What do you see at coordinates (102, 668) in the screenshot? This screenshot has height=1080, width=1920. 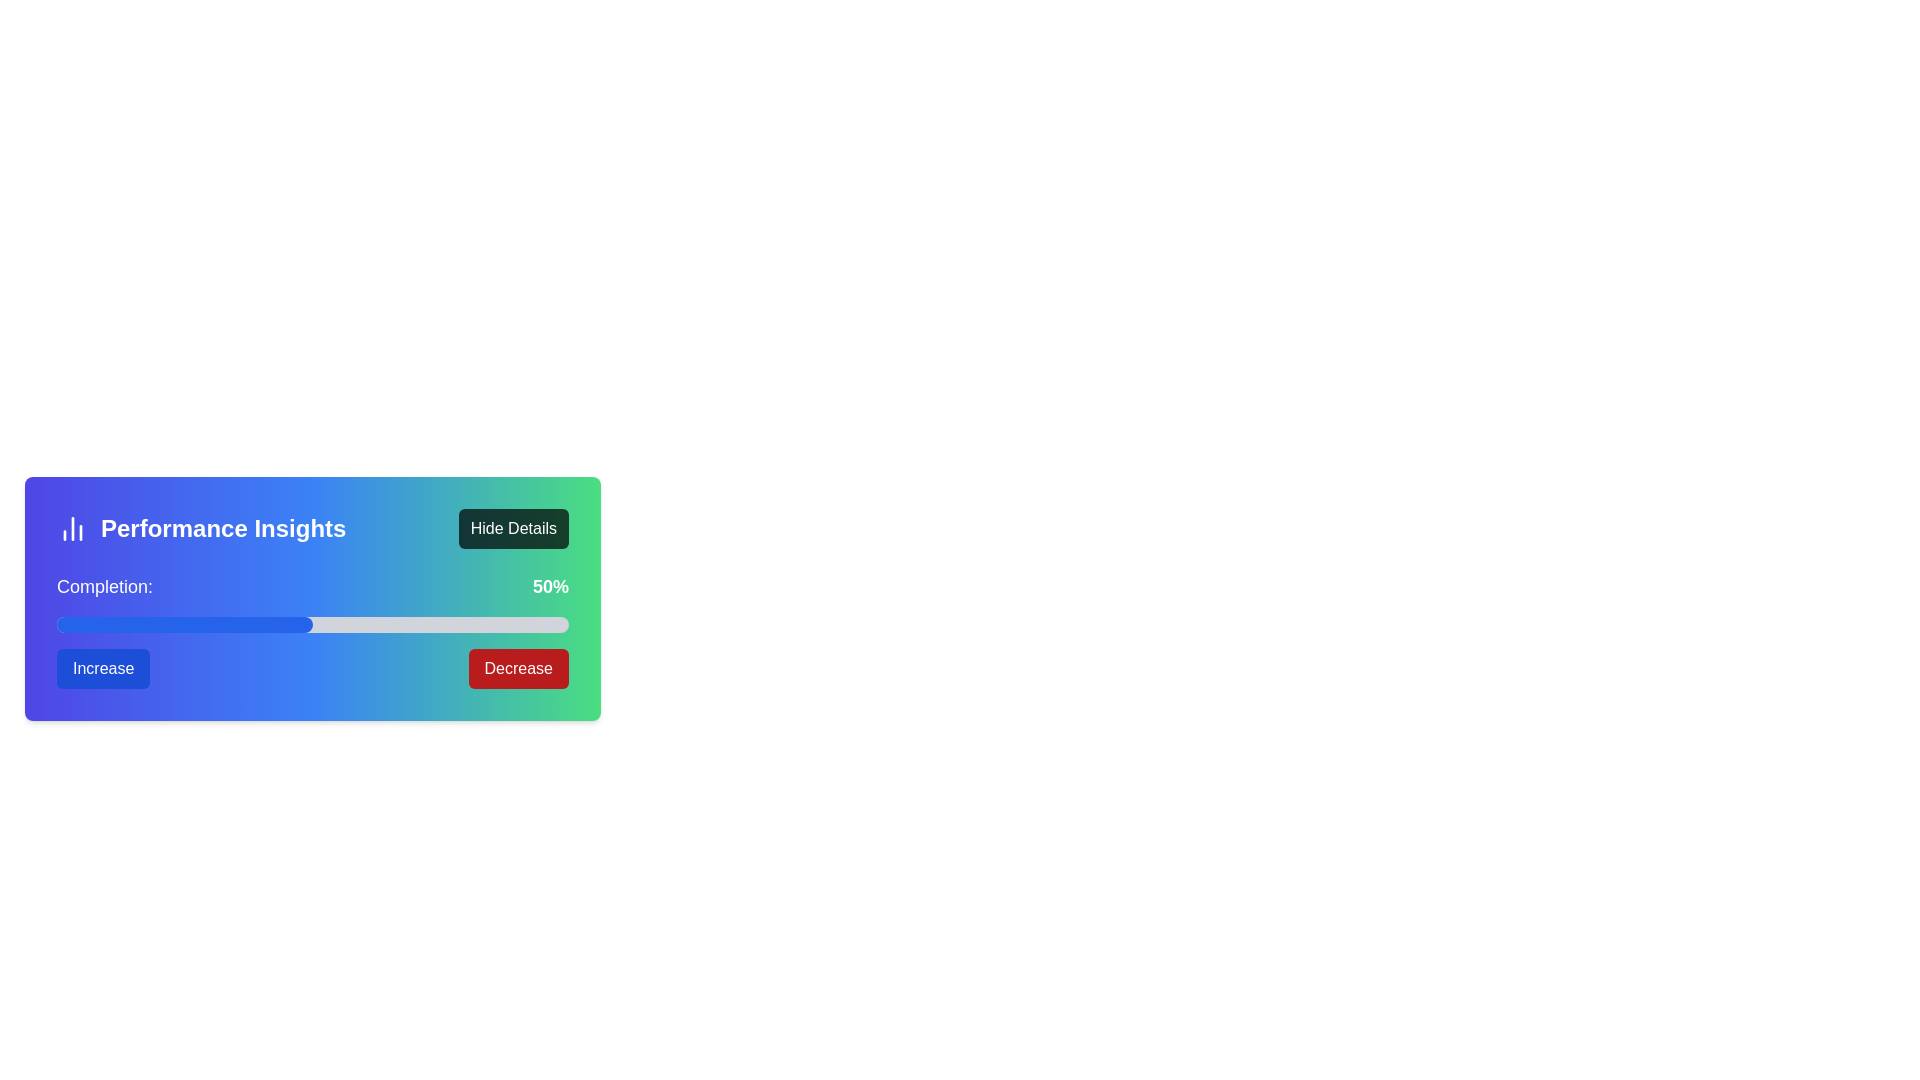 I see `the 'Increase' button located at the bottom left of the 'Performance Insights' section` at bounding box center [102, 668].